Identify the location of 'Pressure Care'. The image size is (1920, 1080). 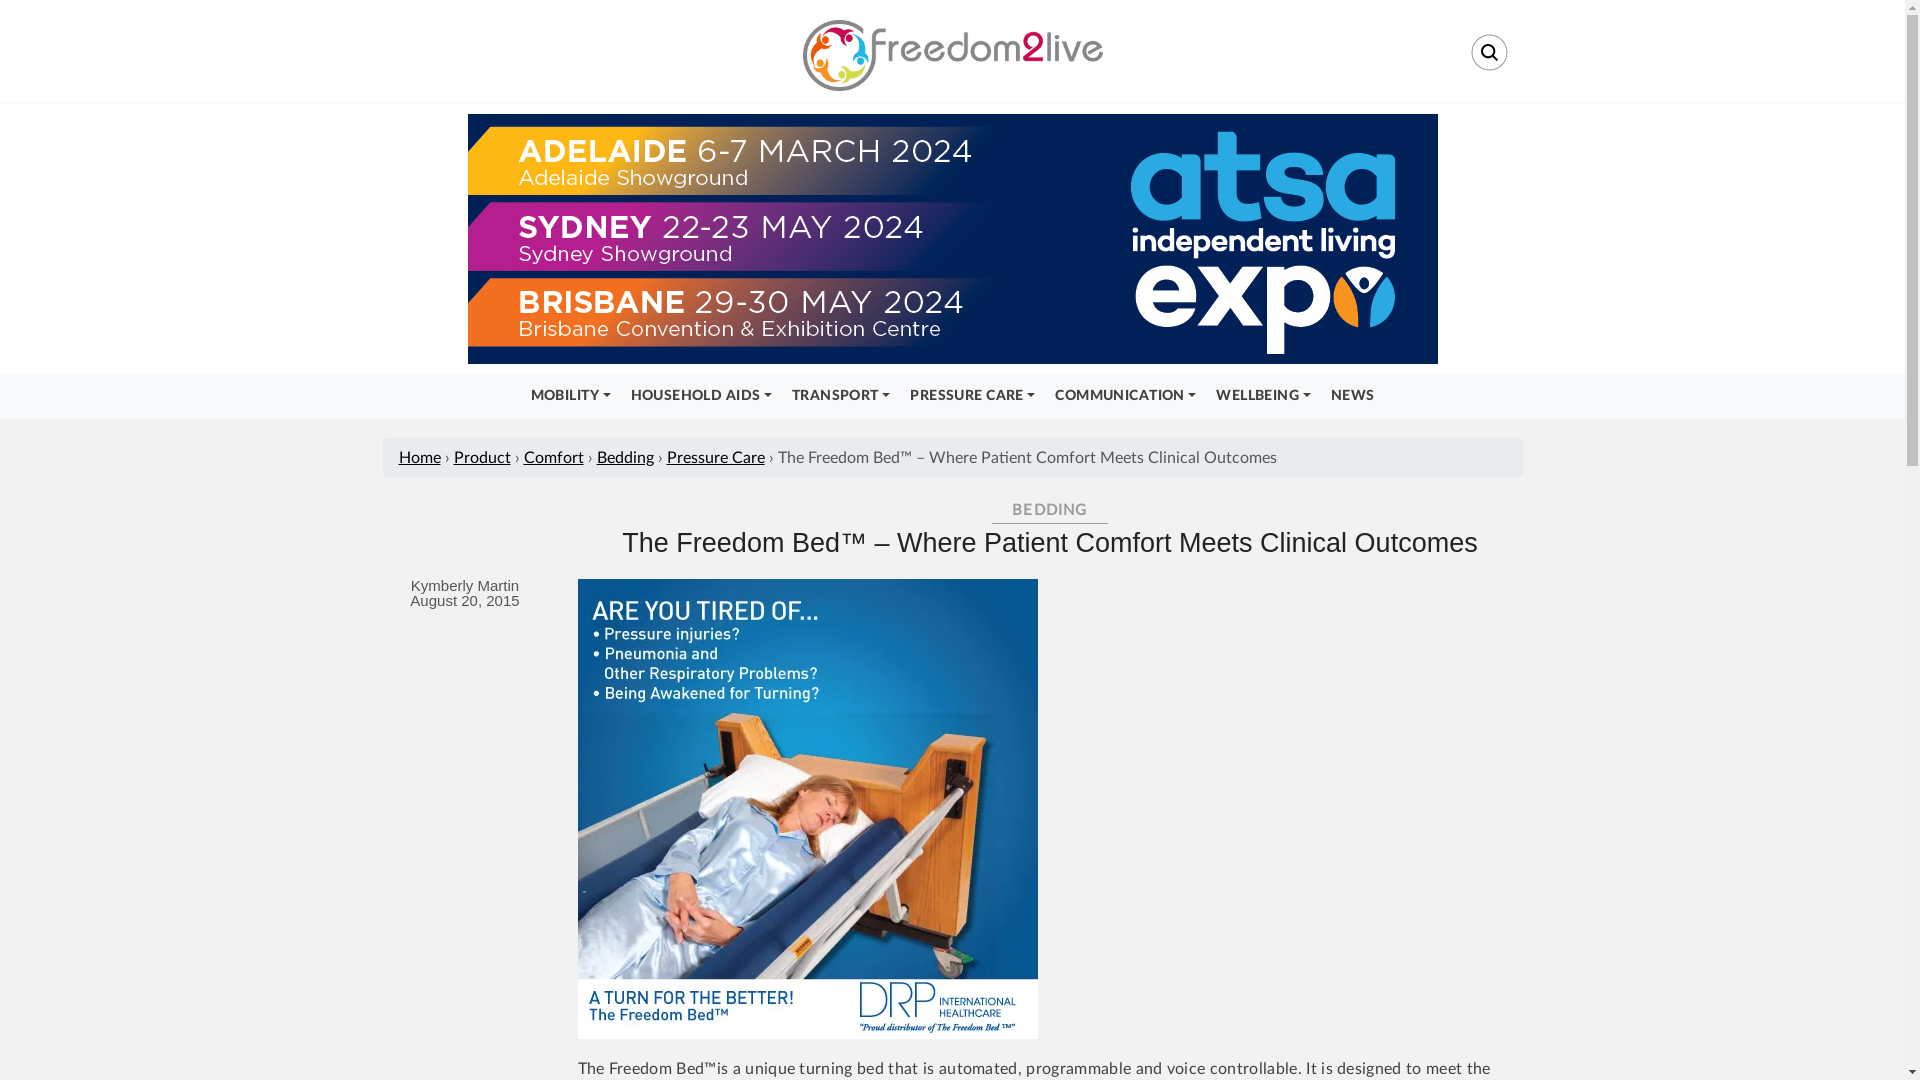
(715, 458).